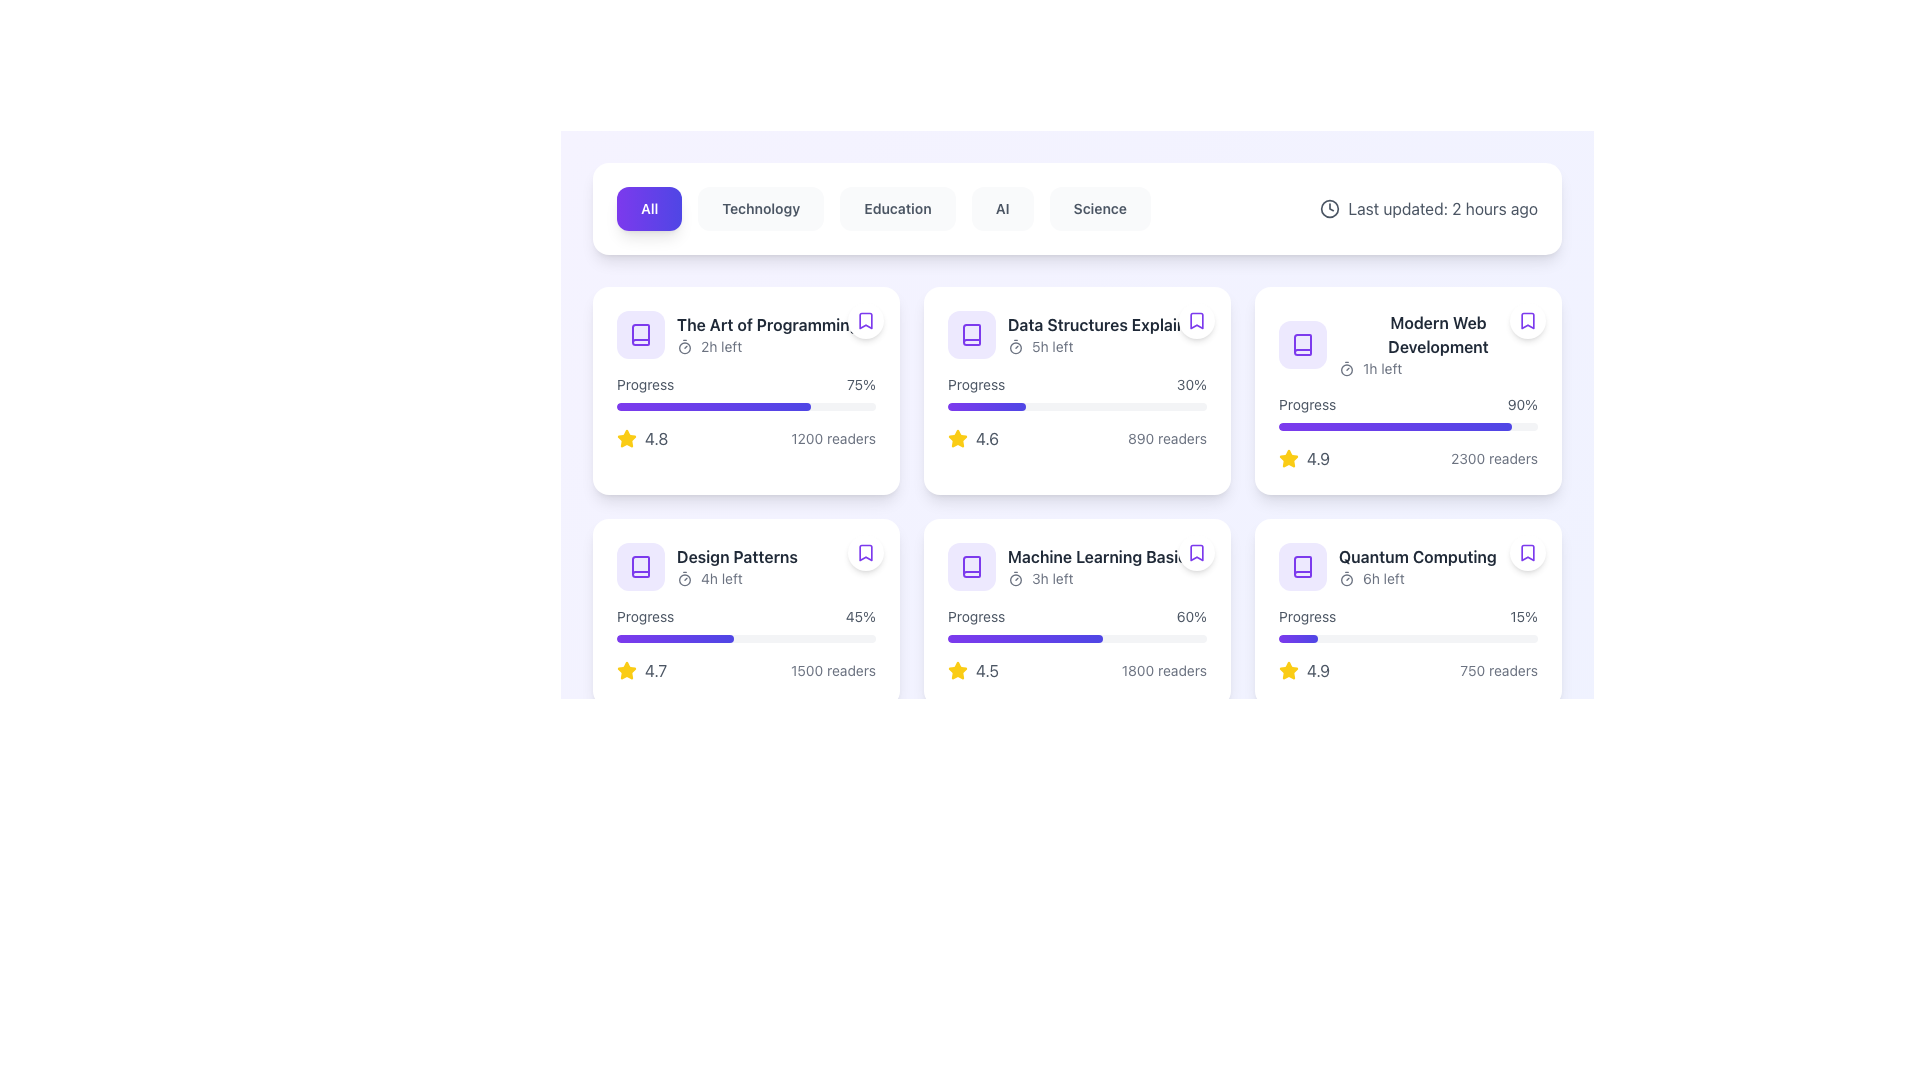  Describe the element at coordinates (976, 616) in the screenshot. I see `the static text label that describes the associated progress metric and percentage, located in the center left of the second row of the course card` at that location.